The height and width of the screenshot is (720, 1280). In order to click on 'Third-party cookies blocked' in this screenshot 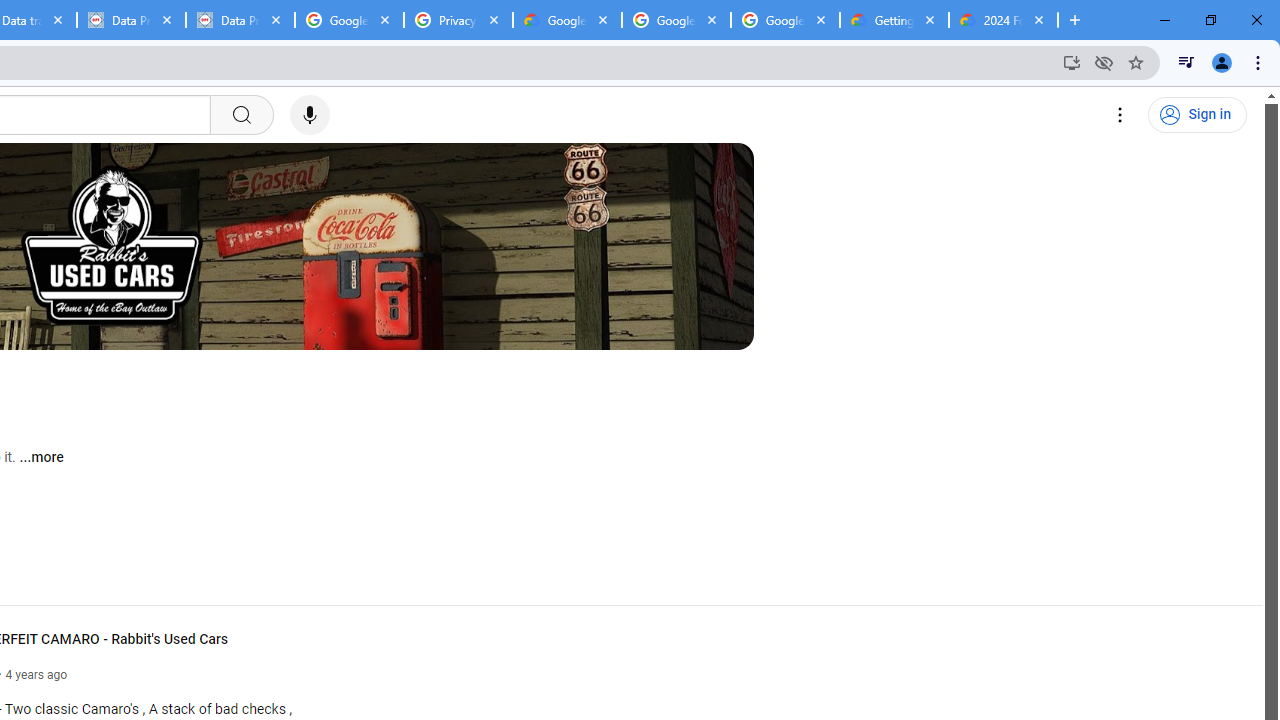, I will do `click(1103, 61)`.